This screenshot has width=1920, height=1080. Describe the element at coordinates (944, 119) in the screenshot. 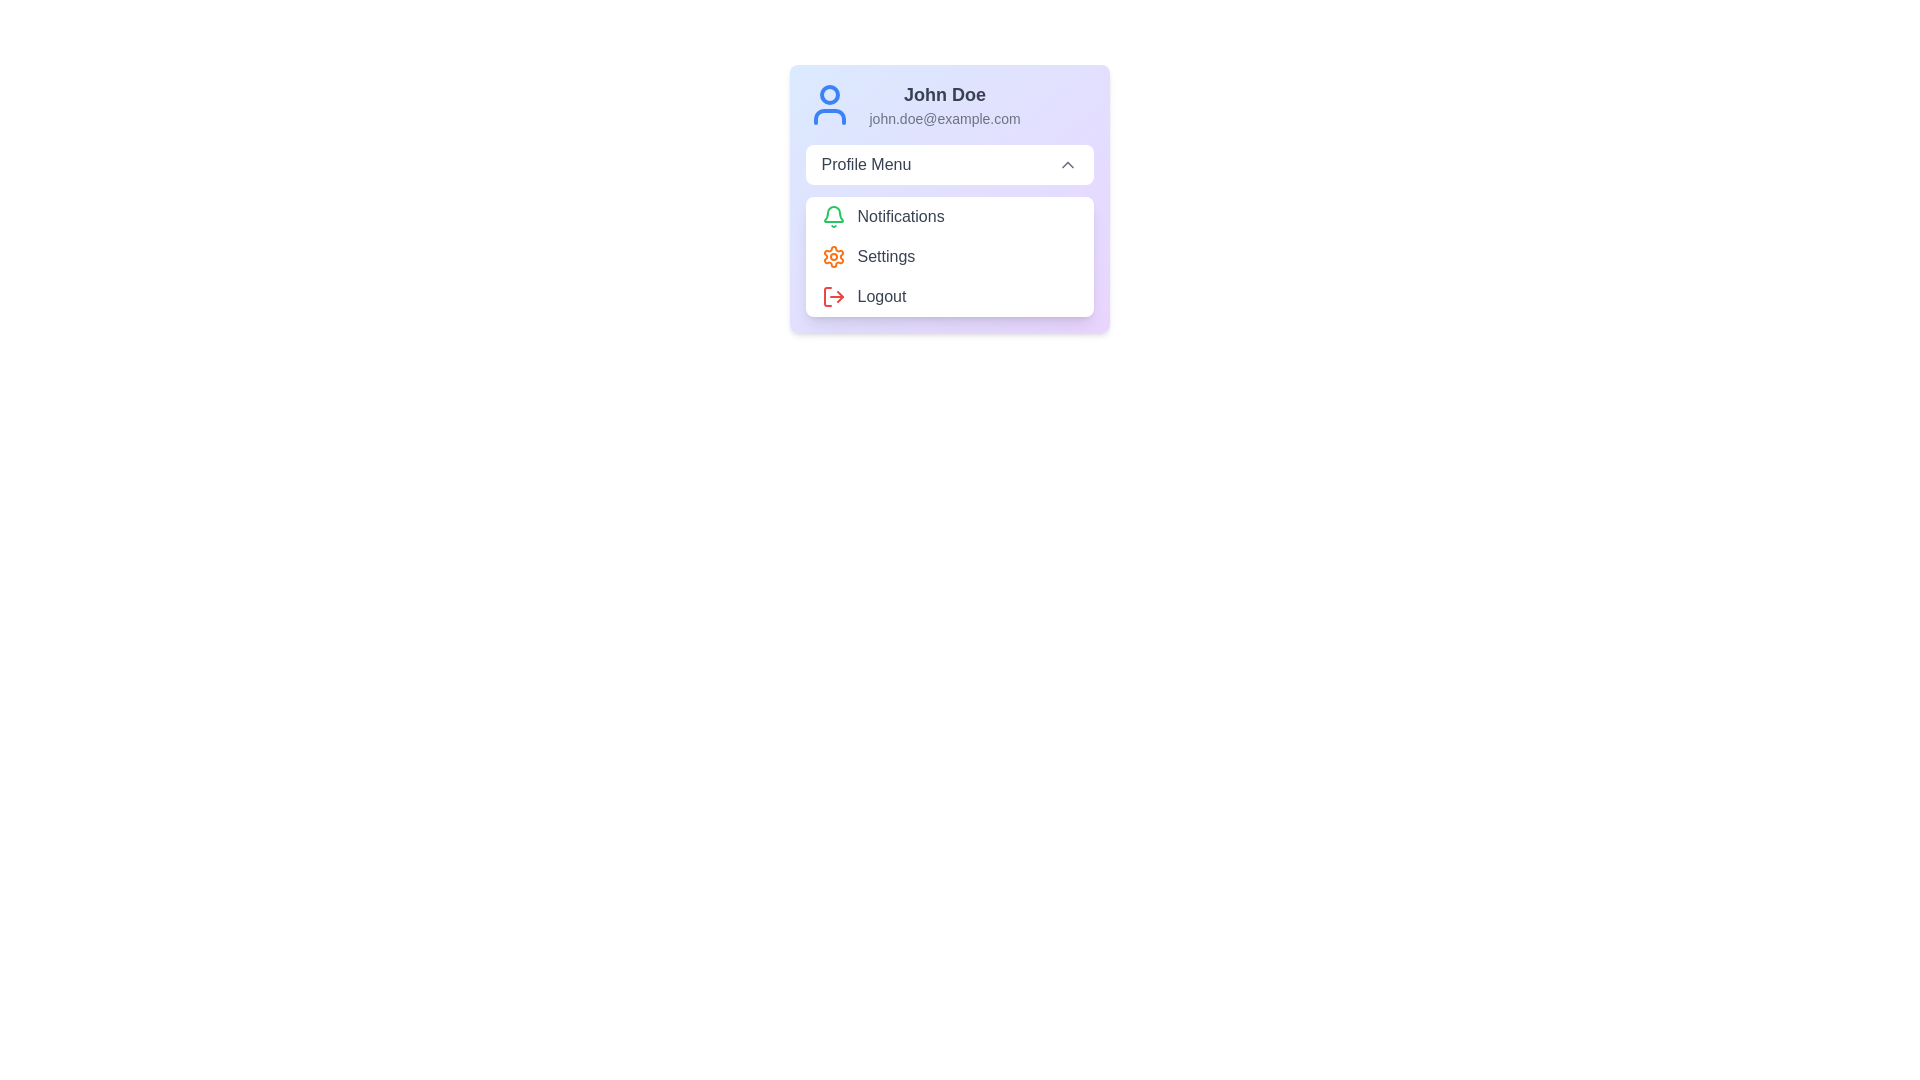

I see `the display text element that shows the email address 'john.doe@example.com', located below the bolded text 'John Doe' in the user profile card` at that location.